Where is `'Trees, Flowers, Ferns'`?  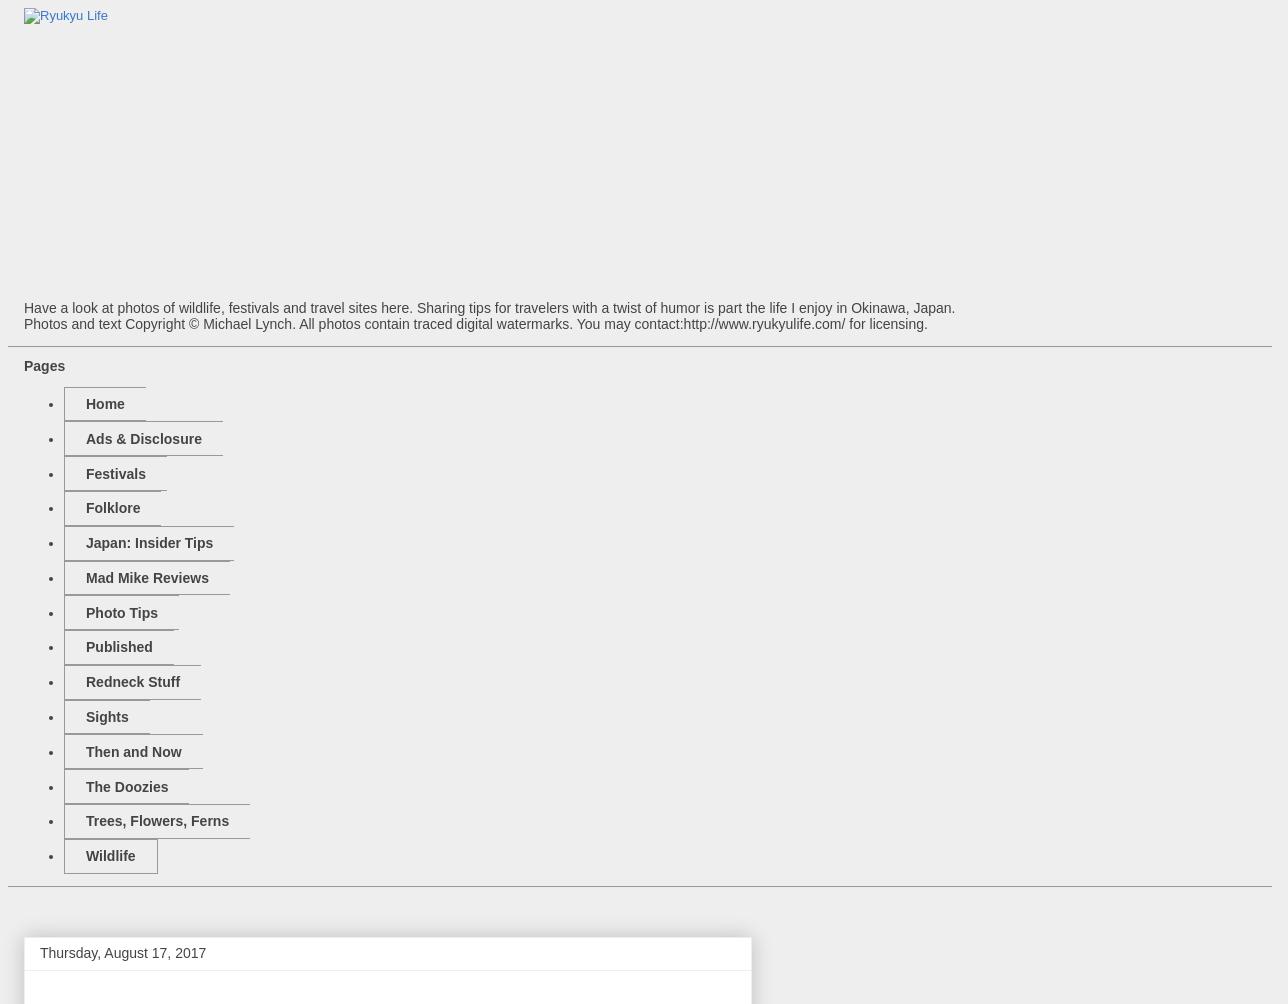
'Trees, Flowers, Ferns' is located at coordinates (157, 820).